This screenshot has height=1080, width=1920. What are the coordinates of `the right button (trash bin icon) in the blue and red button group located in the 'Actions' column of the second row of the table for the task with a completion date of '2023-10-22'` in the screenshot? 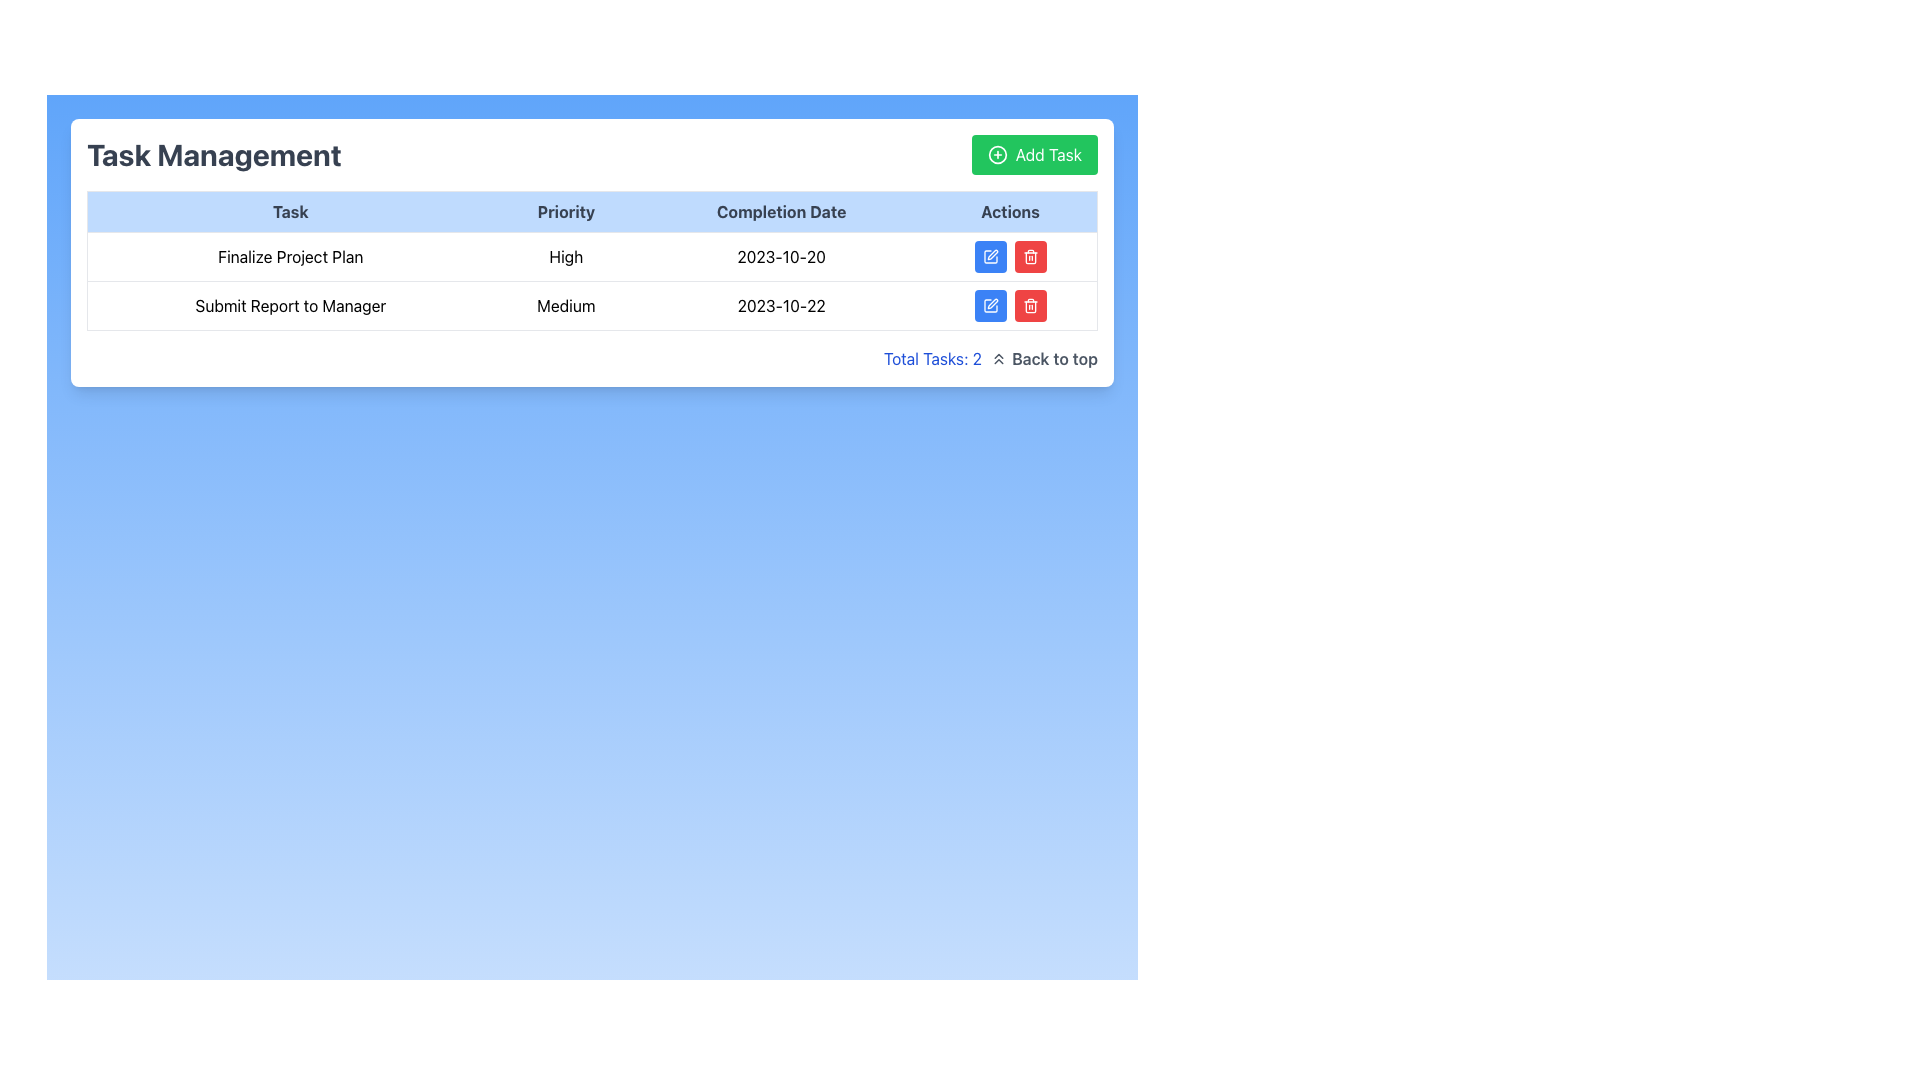 It's located at (1010, 305).